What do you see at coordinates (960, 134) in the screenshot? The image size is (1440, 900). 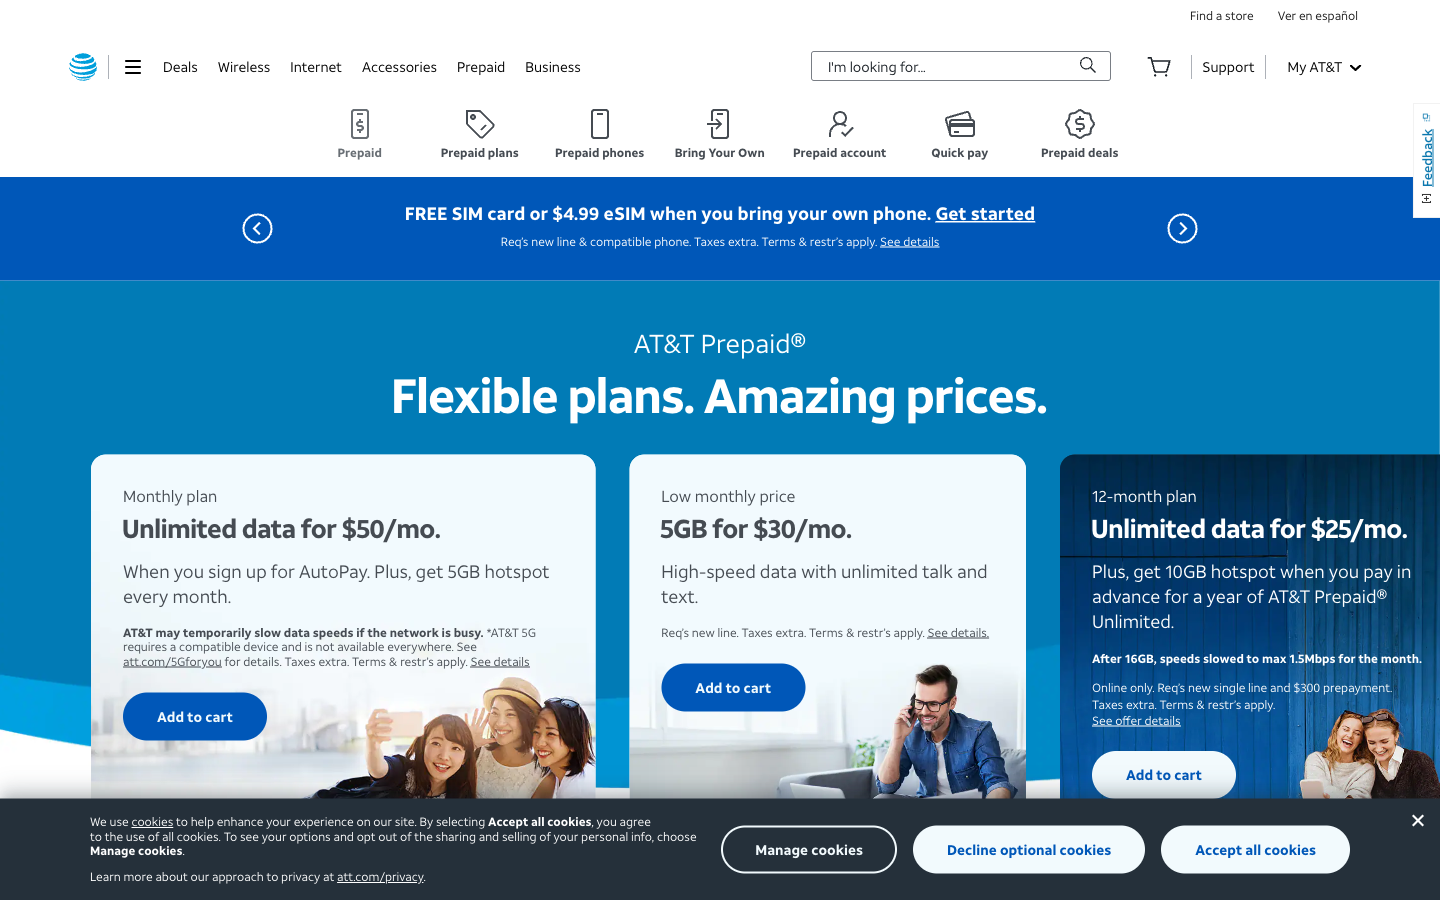 I see `Go to the "Quick Pay" function` at bounding box center [960, 134].